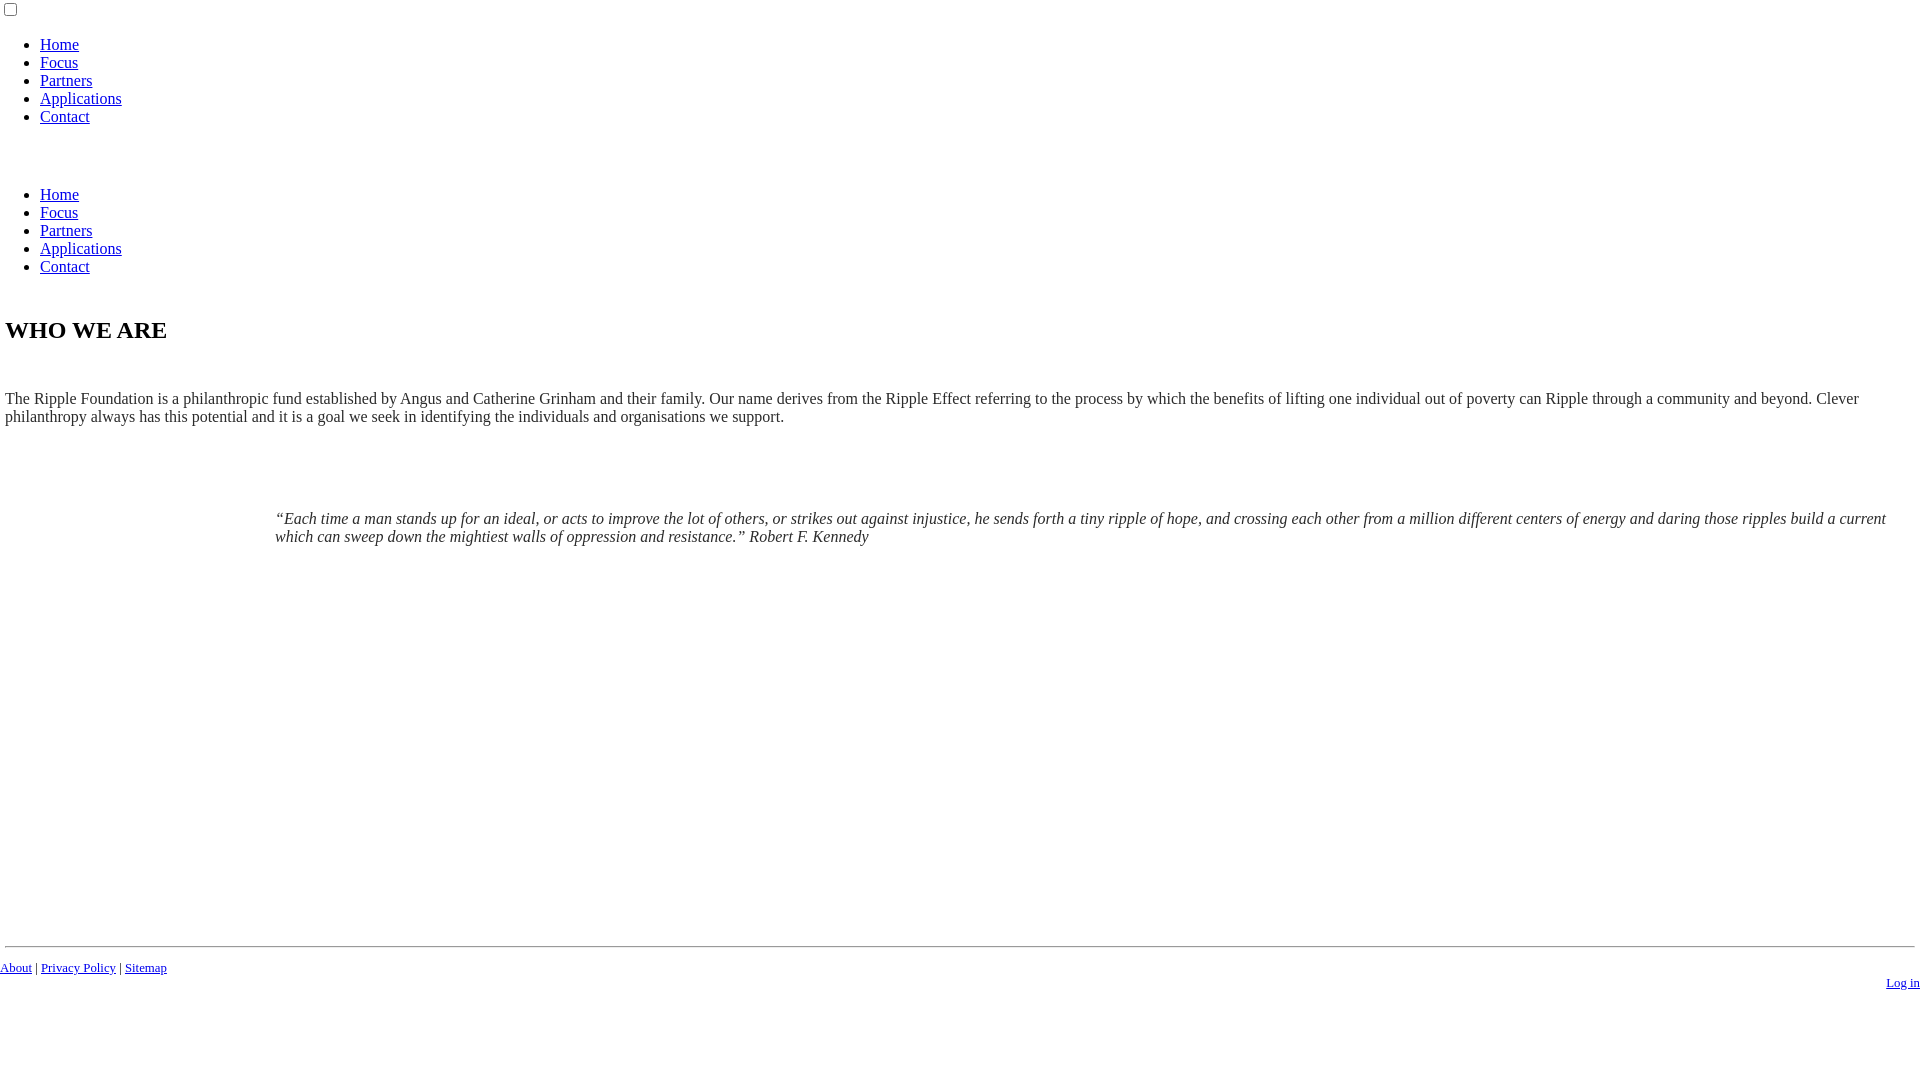  What do you see at coordinates (66, 229) in the screenshot?
I see `'Partners'` at bounding box center [66, 229].